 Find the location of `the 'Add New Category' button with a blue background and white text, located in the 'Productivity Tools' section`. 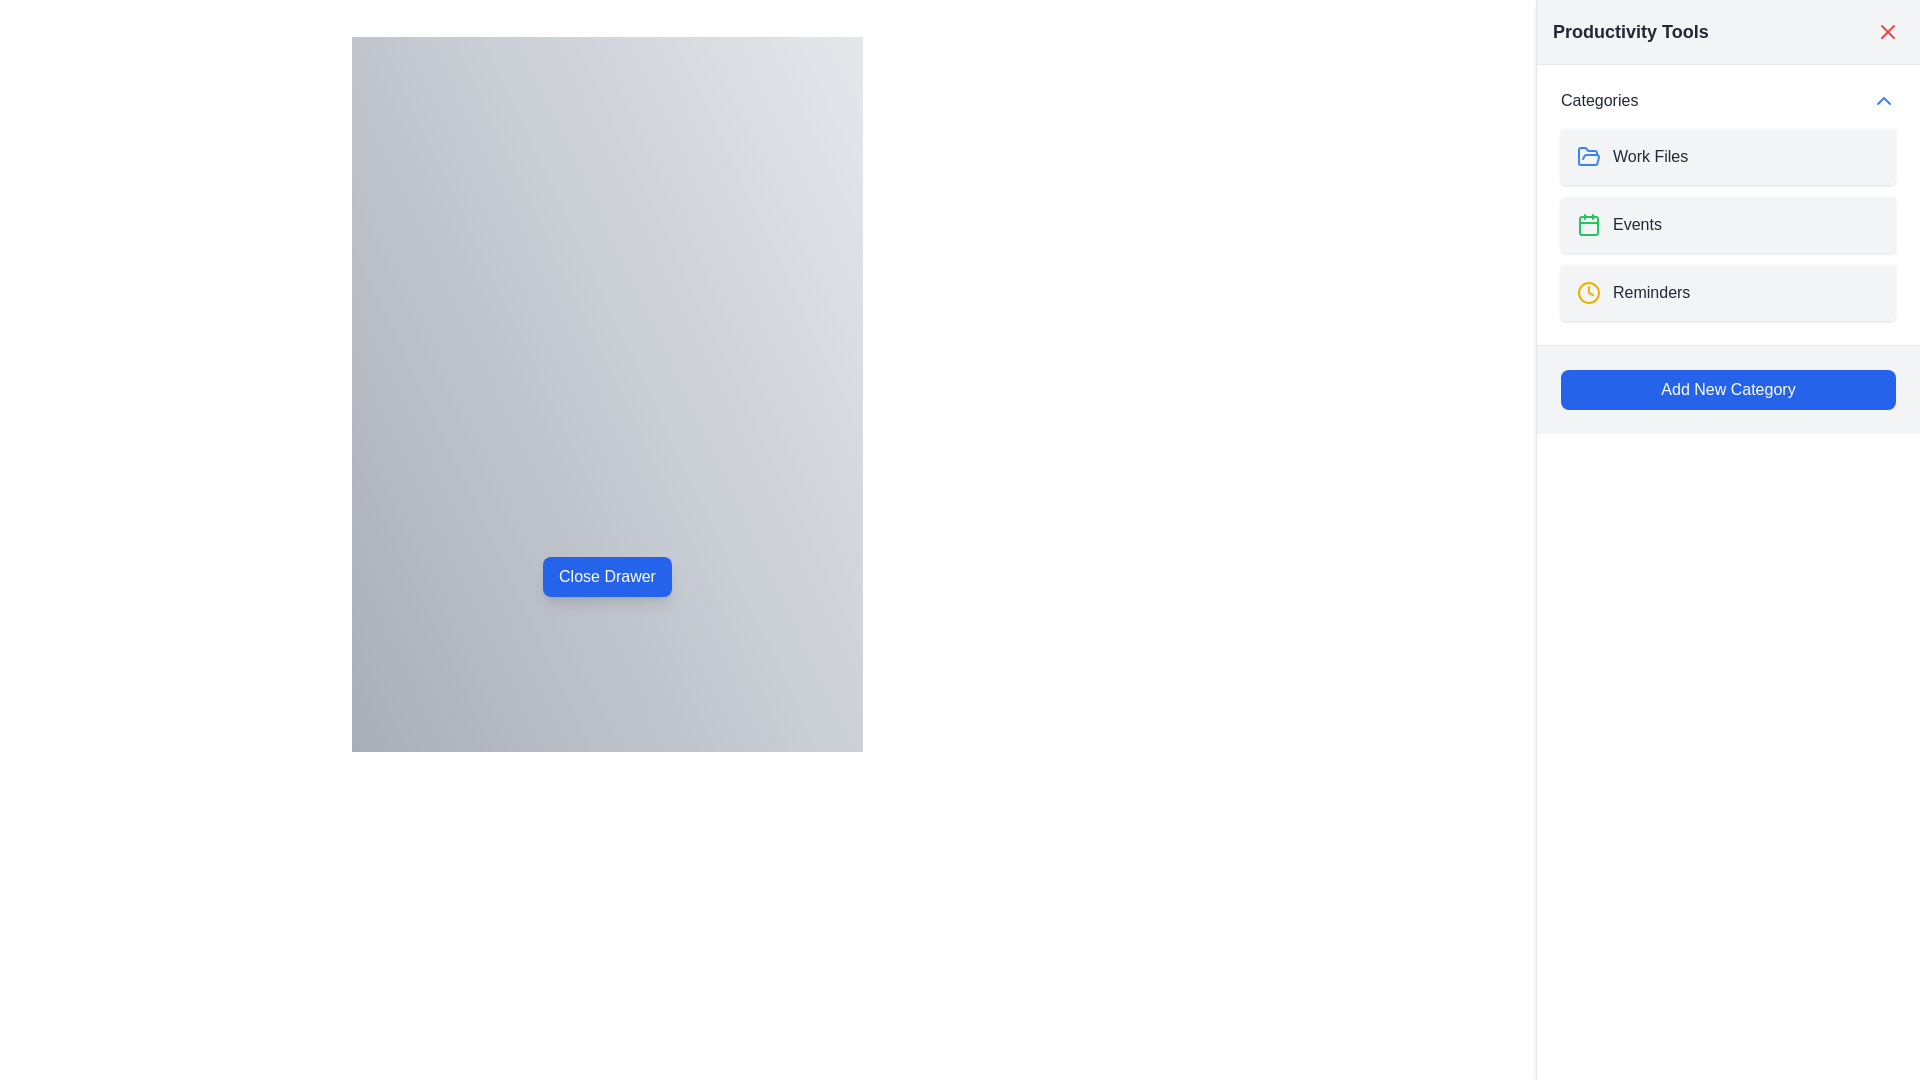

the 'Add New Category' button with a blue background and white text, located in the 'Productivity Tools' section is located at coordinates (1727, 389).